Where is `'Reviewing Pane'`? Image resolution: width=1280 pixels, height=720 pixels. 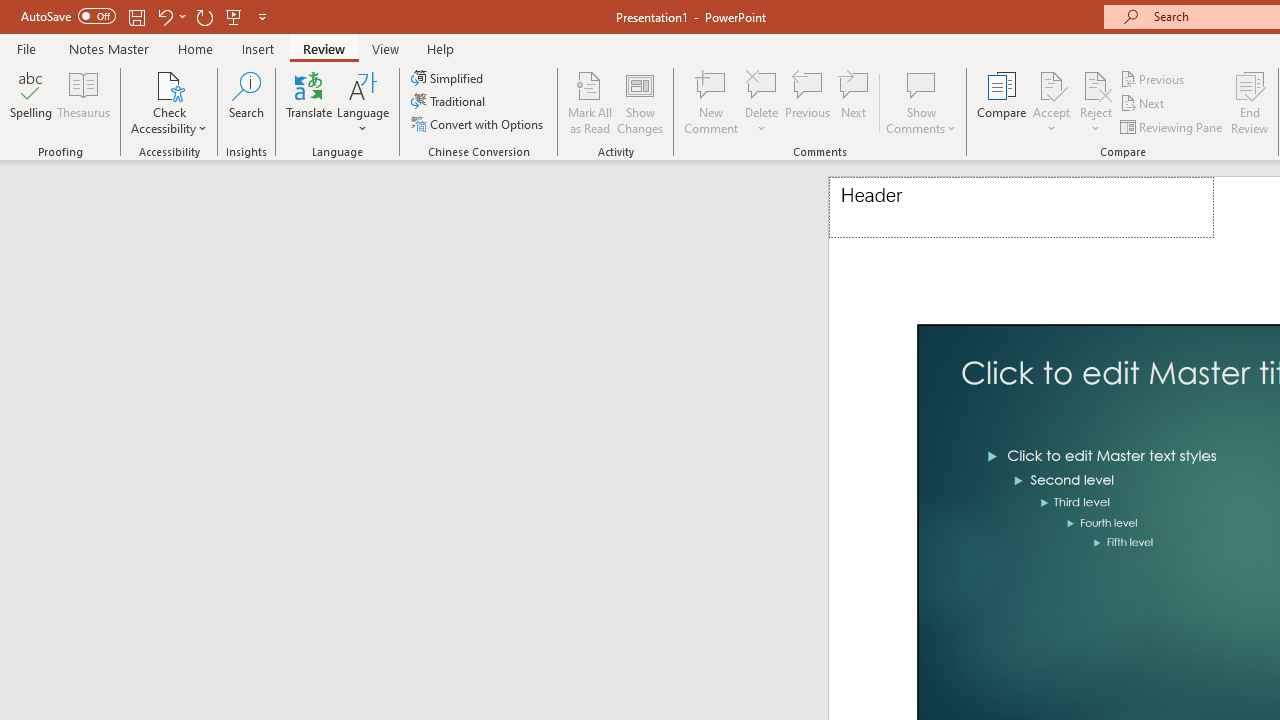
'Reviewing Pane' is located at coordinates (1173, 127).